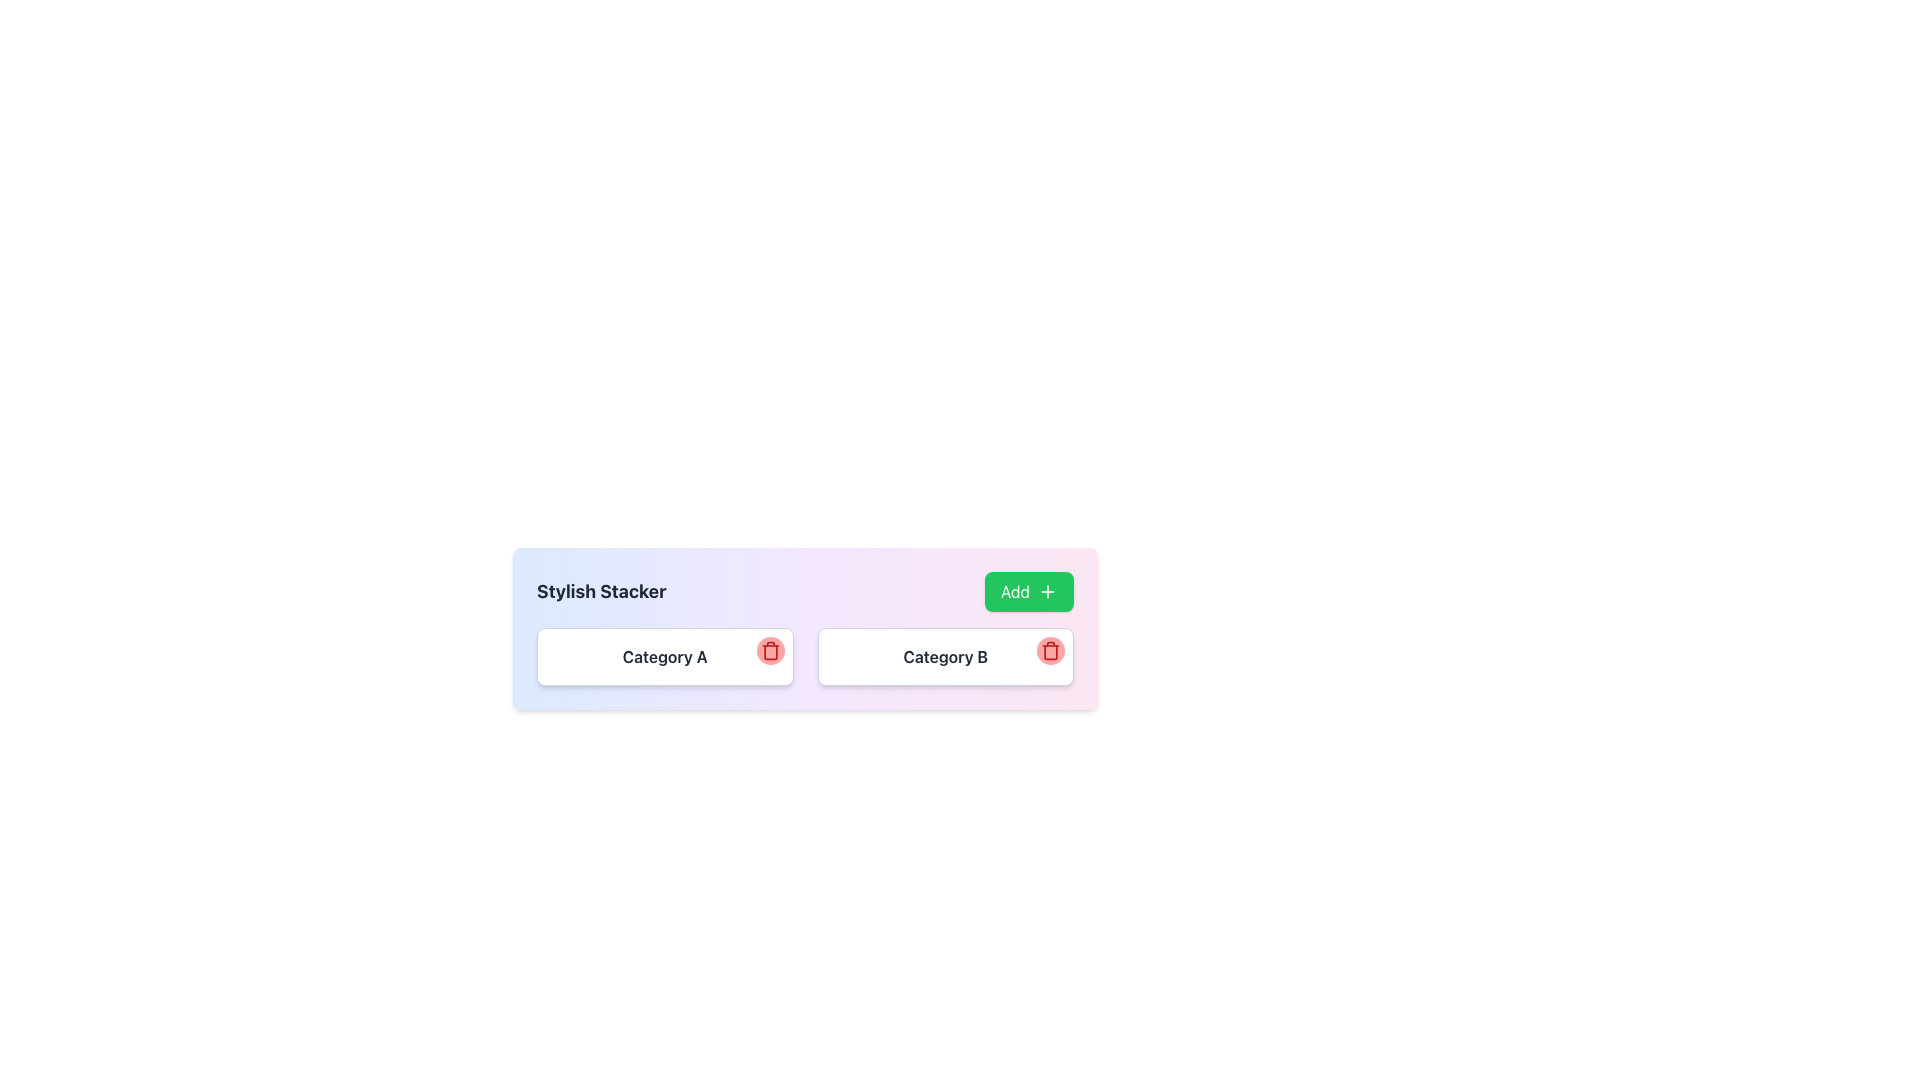 The width and height of the screenshot is (1920, 1080). What do you see at coordinates (665, 656) in the screenshot?
I see `text label 'Category A', which is a bold dark gray static text element located within the first section of the list, positioned to the left of the trashcan icon` at bounding box center [665, 656].